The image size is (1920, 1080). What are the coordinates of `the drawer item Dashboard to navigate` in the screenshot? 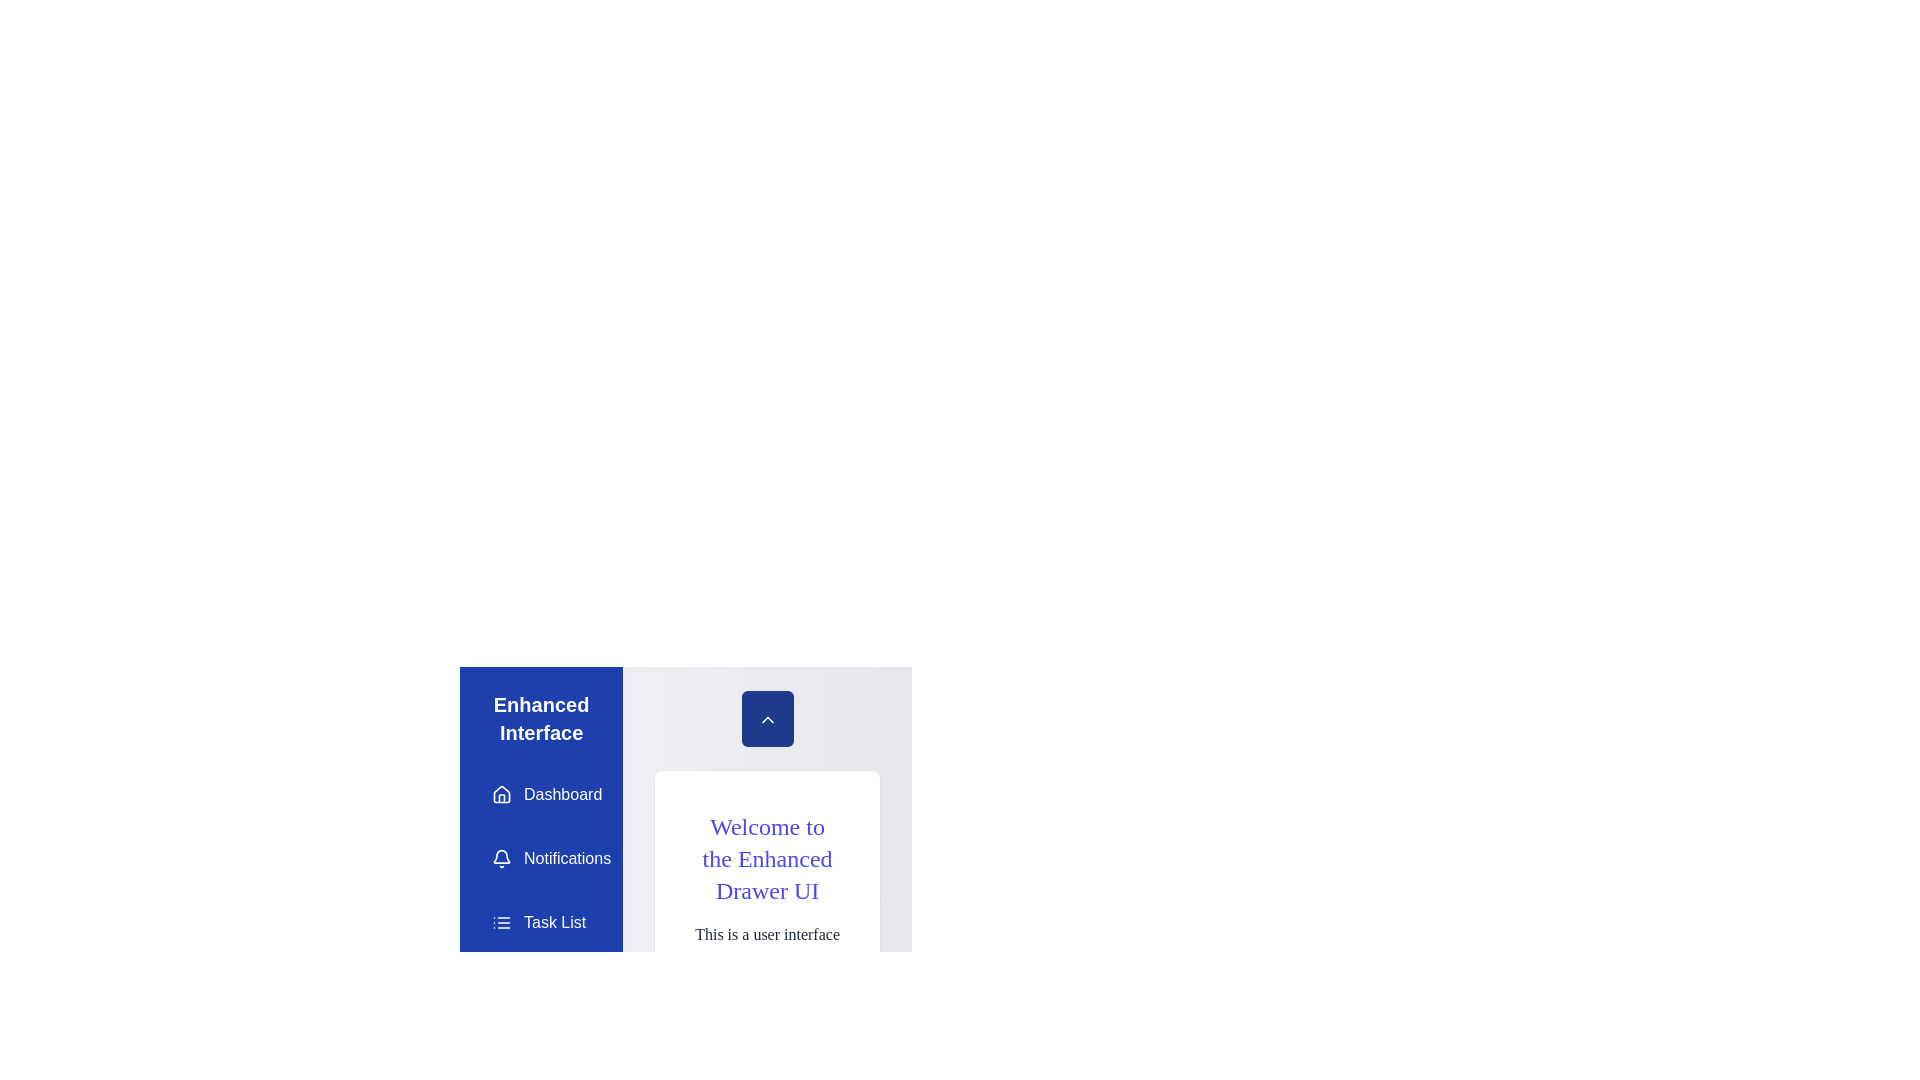 It's located at (541, 793).